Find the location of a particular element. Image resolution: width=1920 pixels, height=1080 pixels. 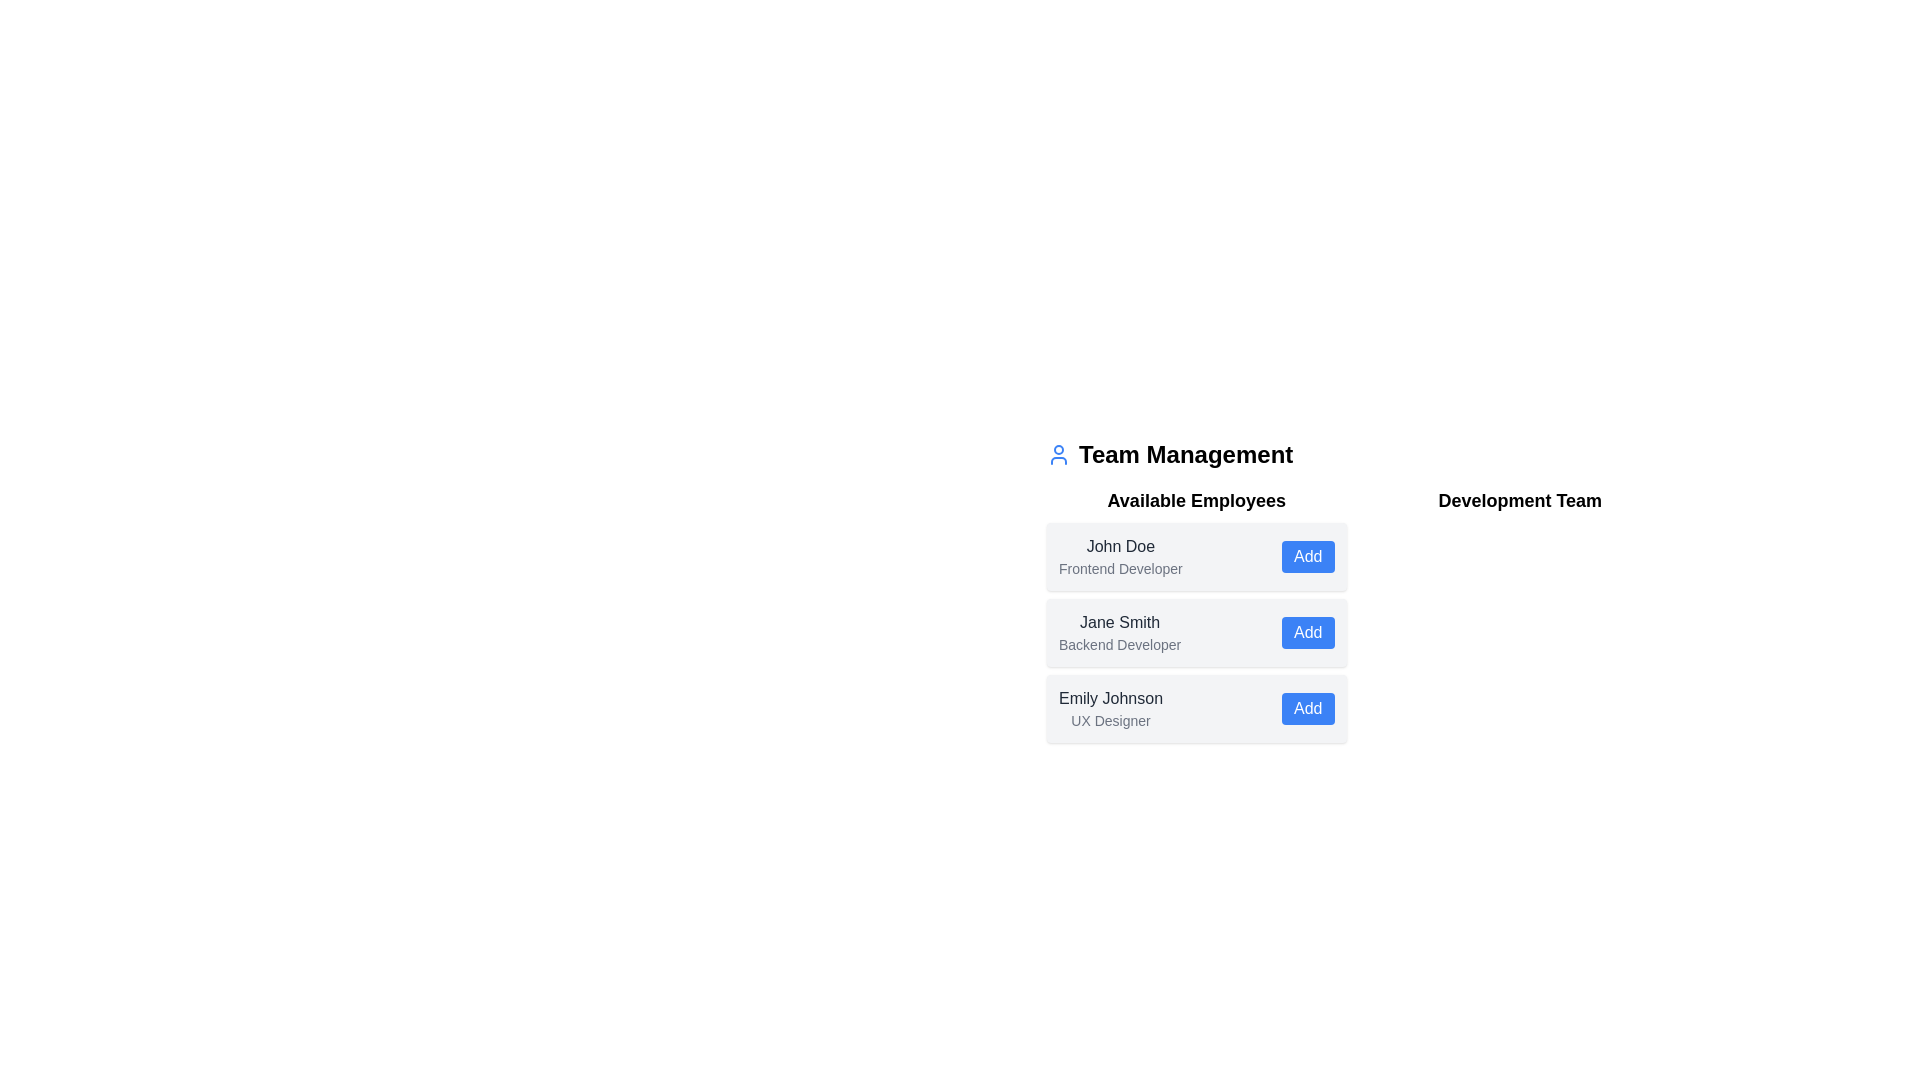

the text label reading 'Backend Developer' styled in a smaller gray font, located directly under 'Jane Smith' in the 'Available Employees' section of the 'Team Management' interface is located at coordinates (1120, 644).